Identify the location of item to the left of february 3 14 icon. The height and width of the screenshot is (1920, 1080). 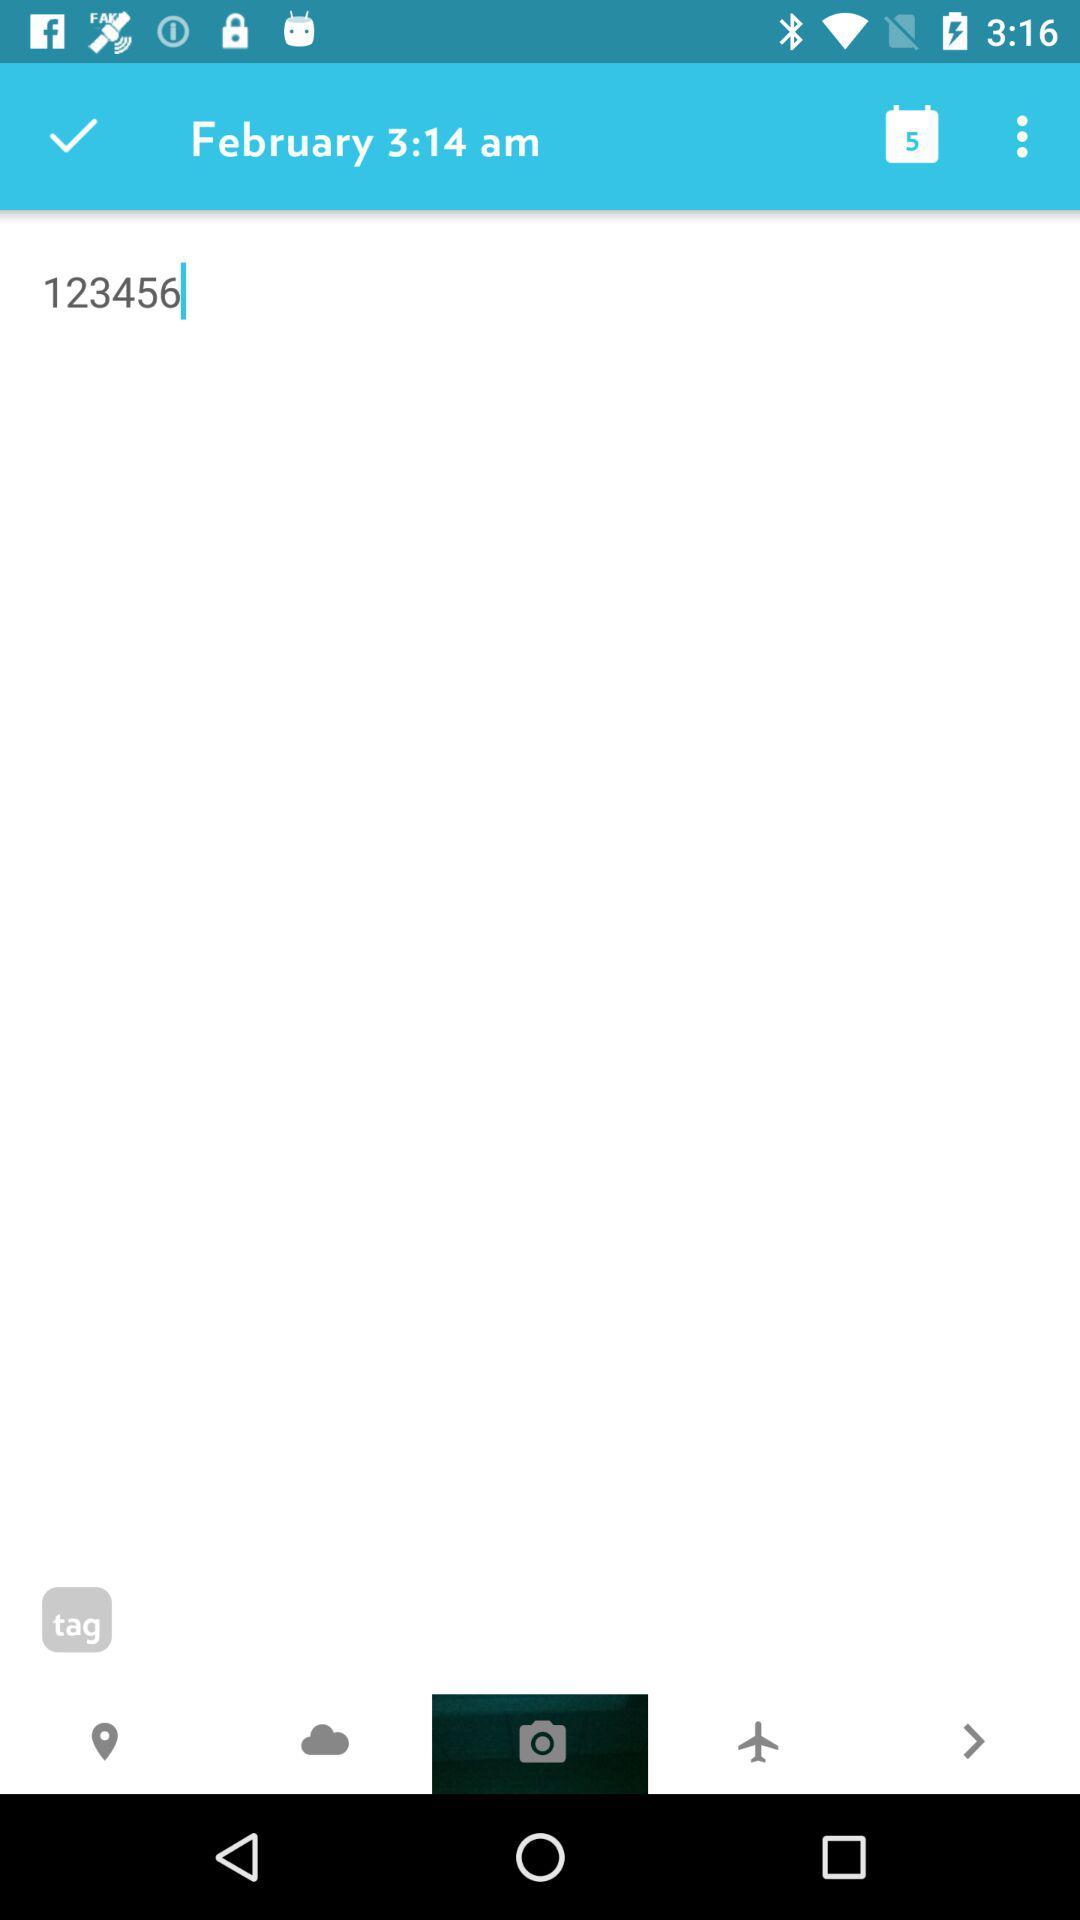
(72, 135).